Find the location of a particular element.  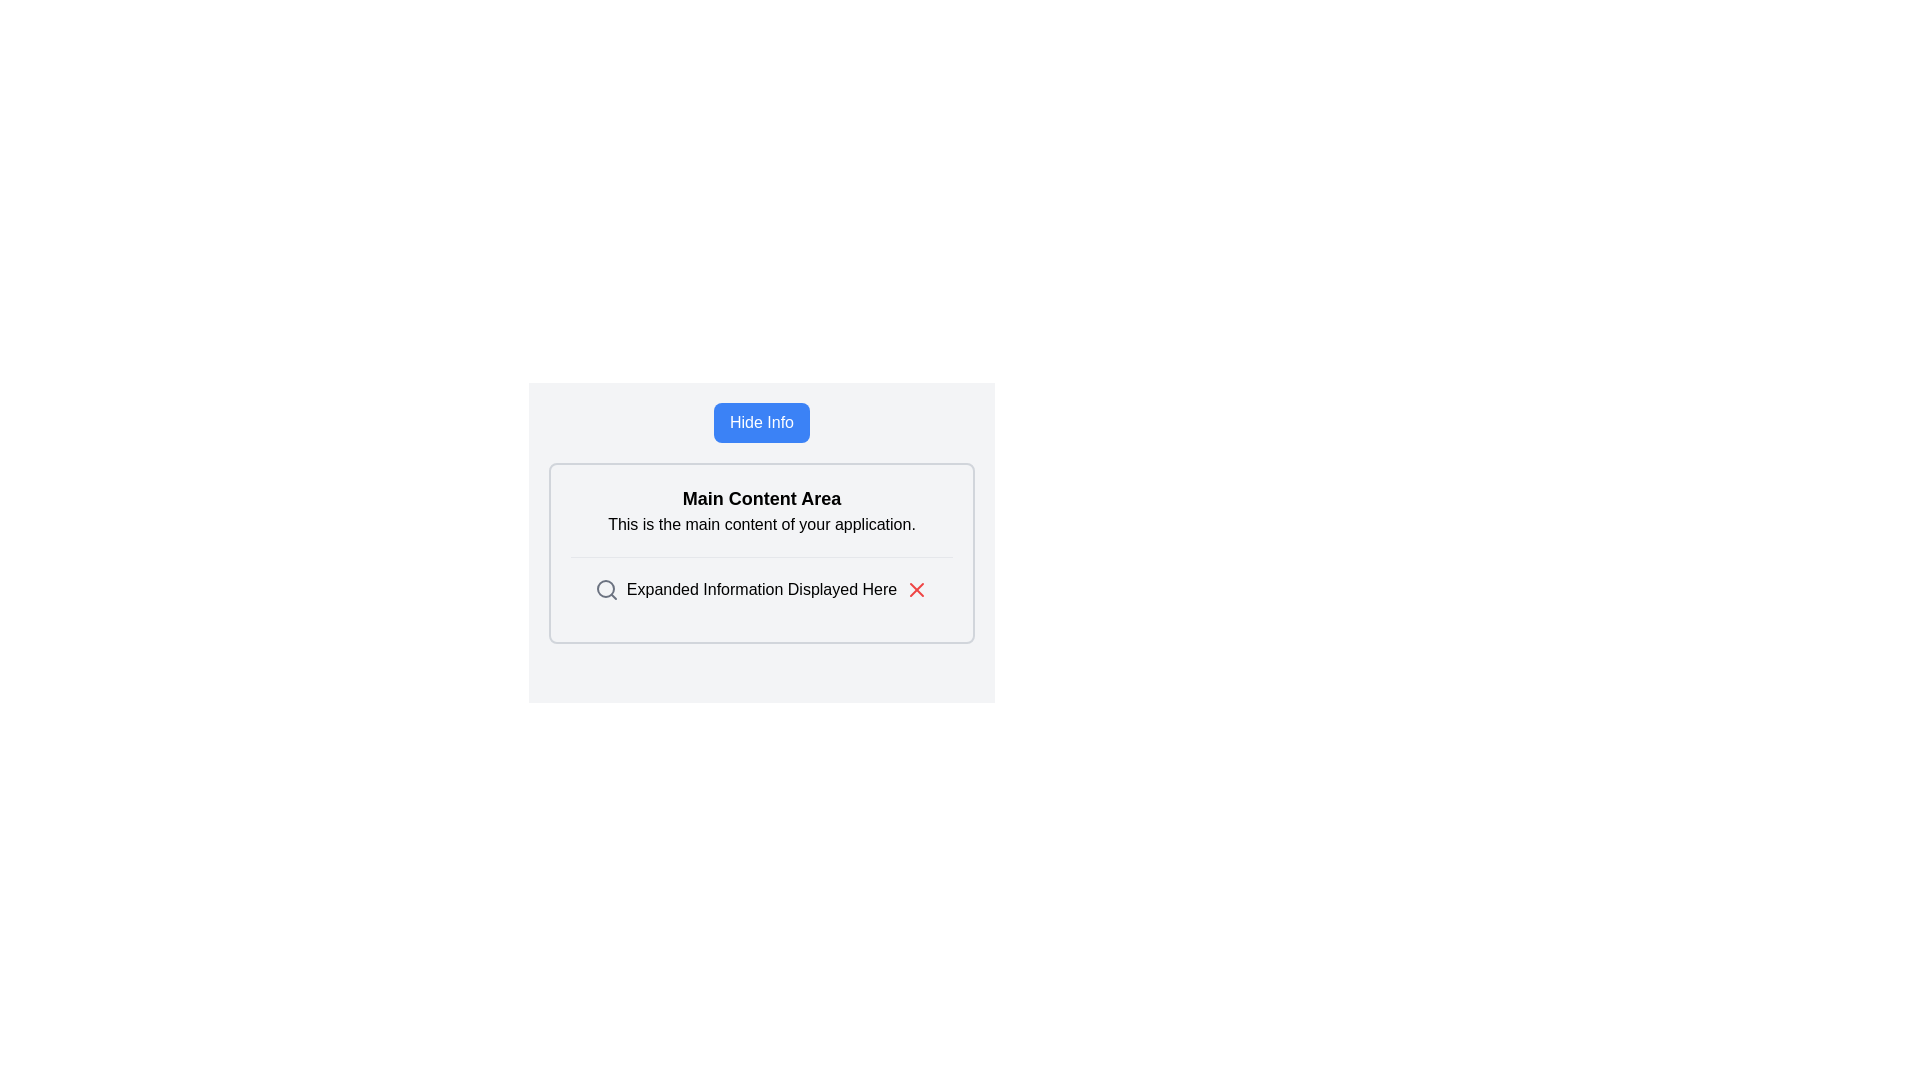

the red-colored cross icon, which is the rightmost element in the row displaying 'Expanded Information Displayed Here' is located at coordinates (916, 589).